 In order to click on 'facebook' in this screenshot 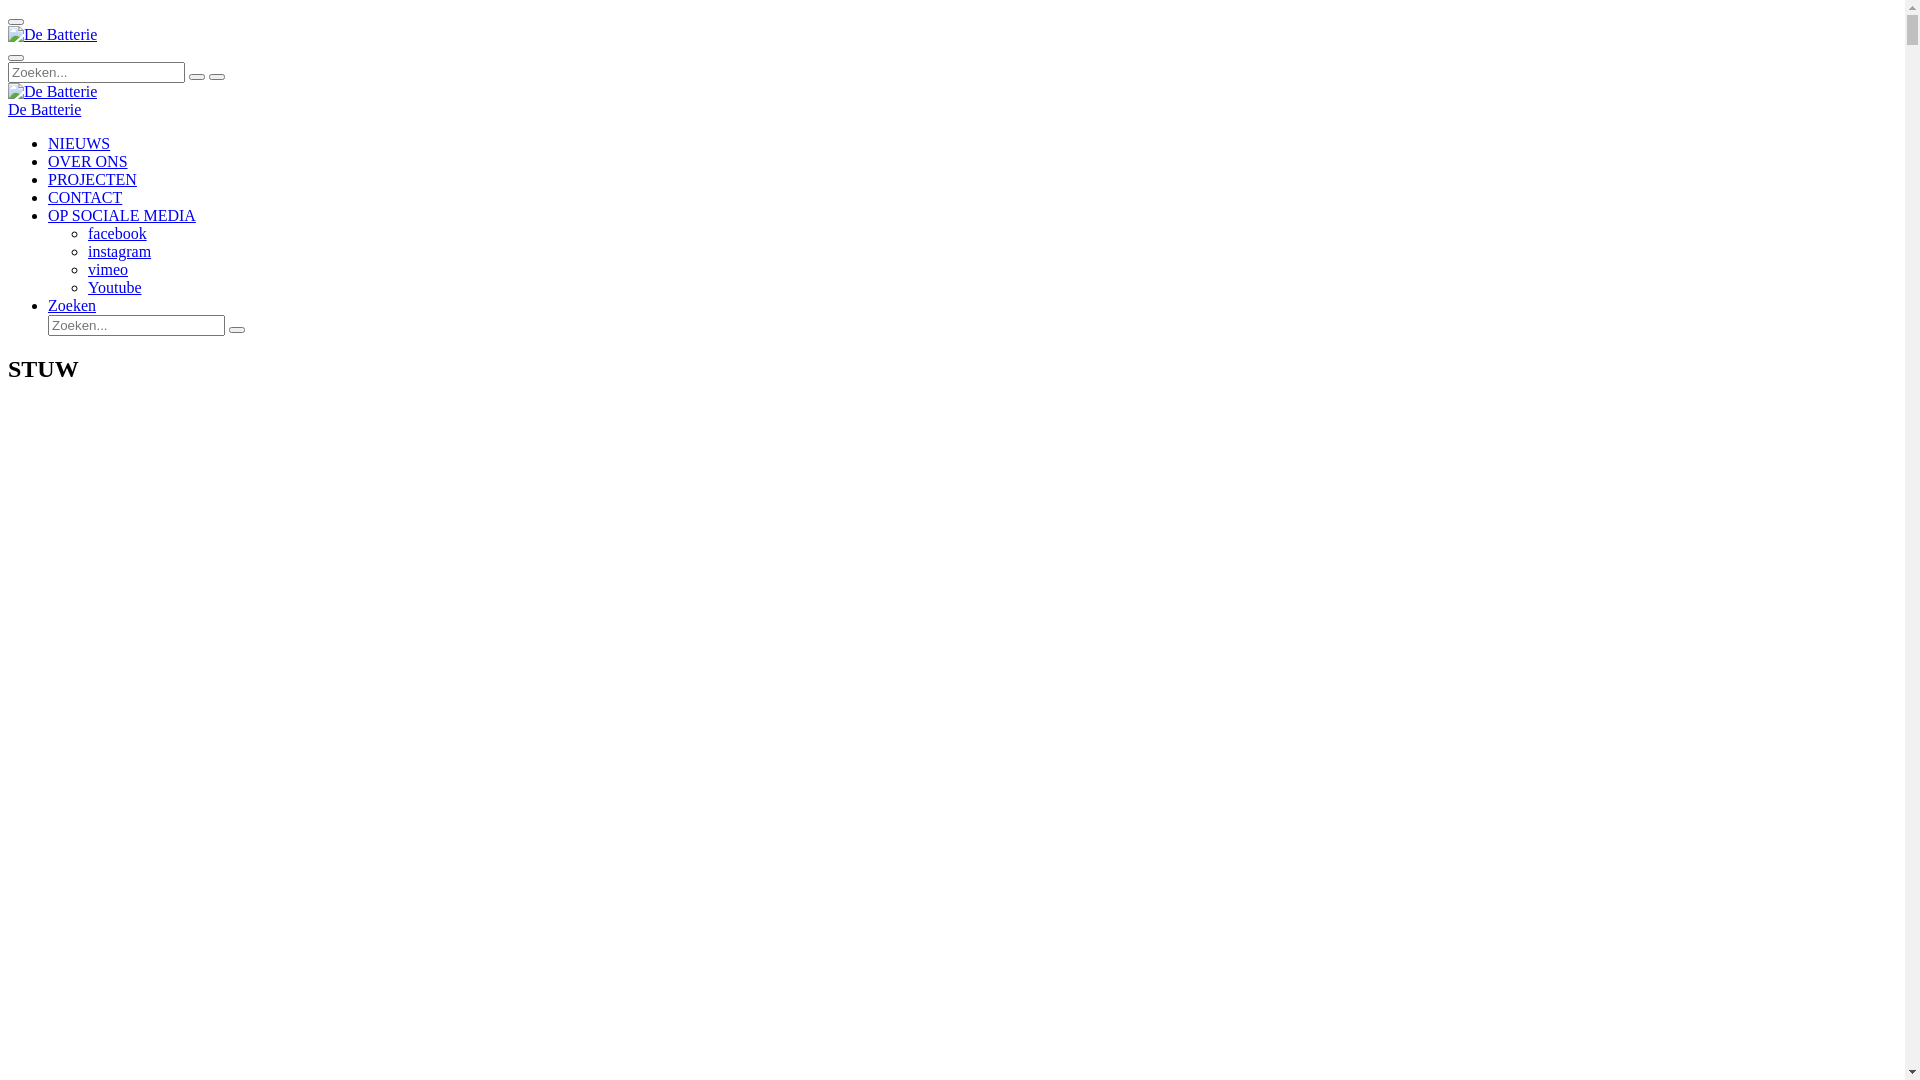, I will do `click(116, 232)`.